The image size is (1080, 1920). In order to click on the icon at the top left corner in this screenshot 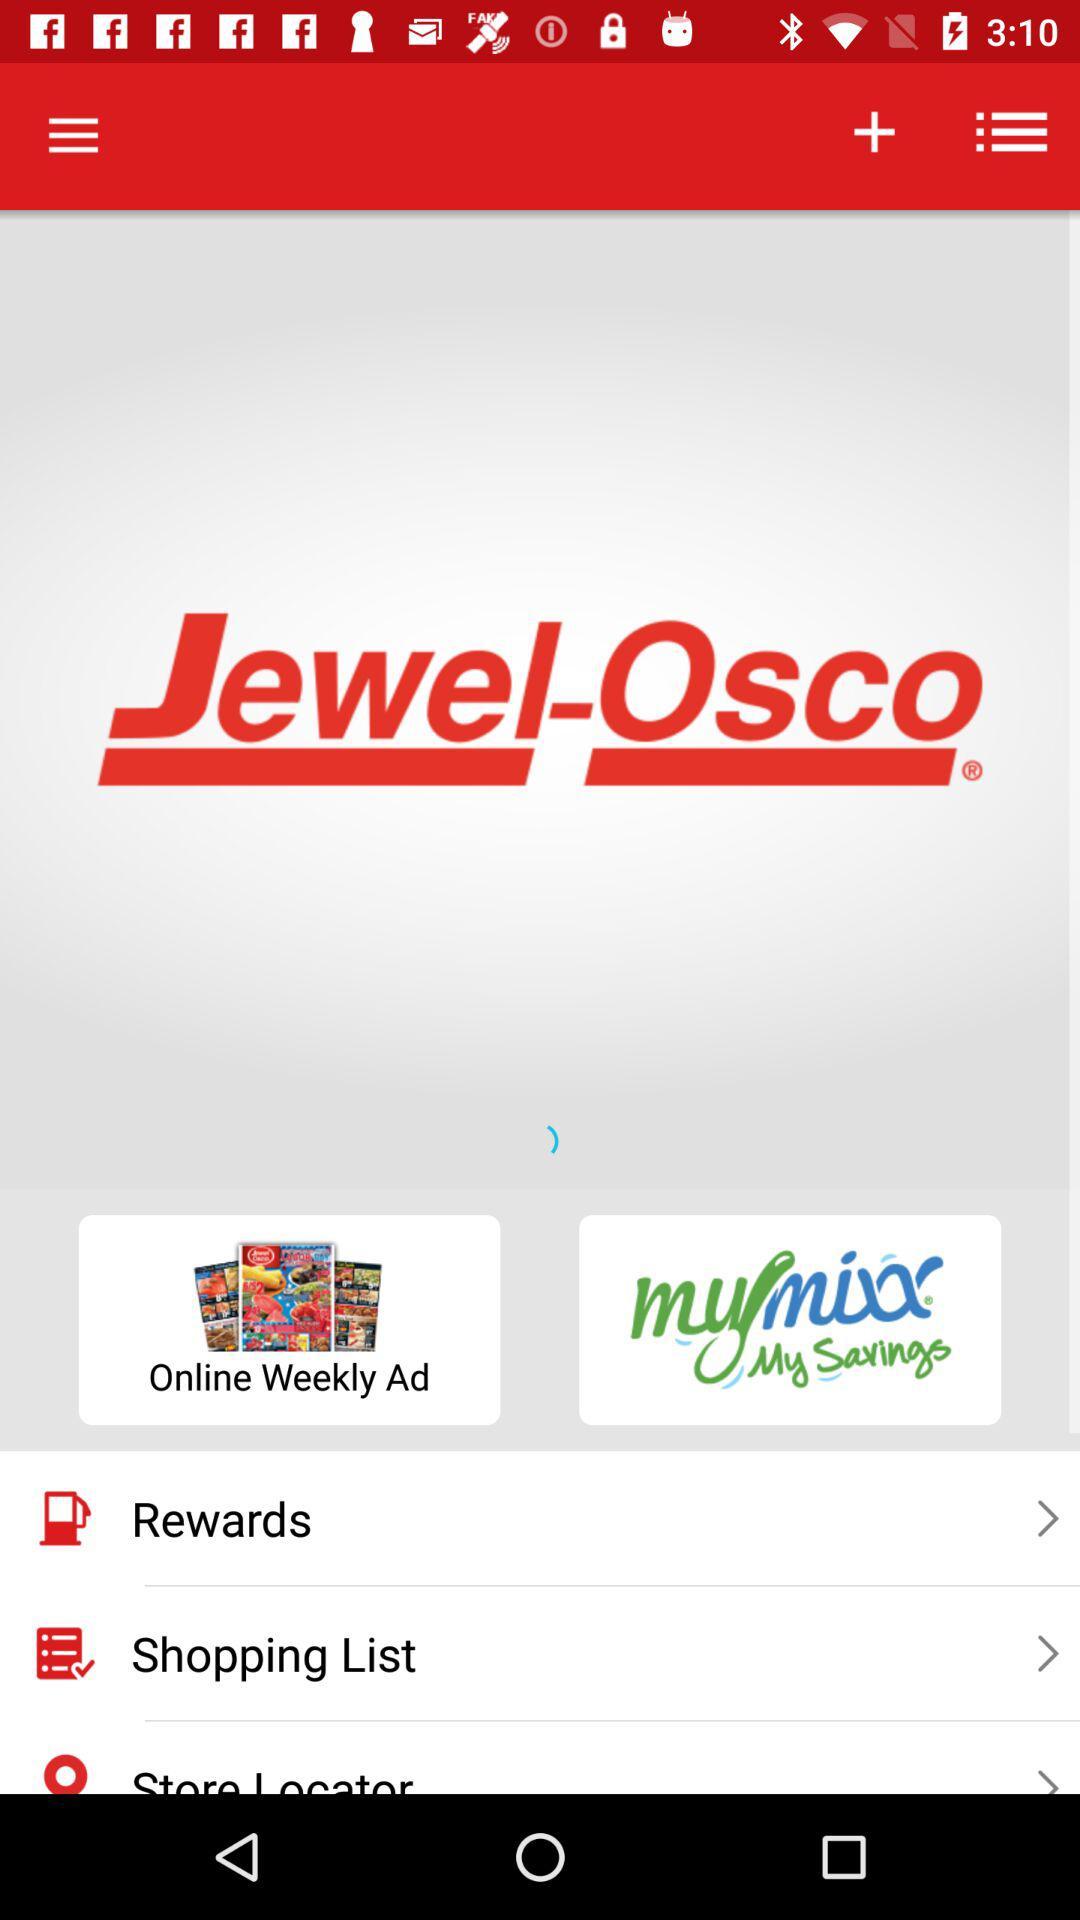, I will do `click(72, 135)`.